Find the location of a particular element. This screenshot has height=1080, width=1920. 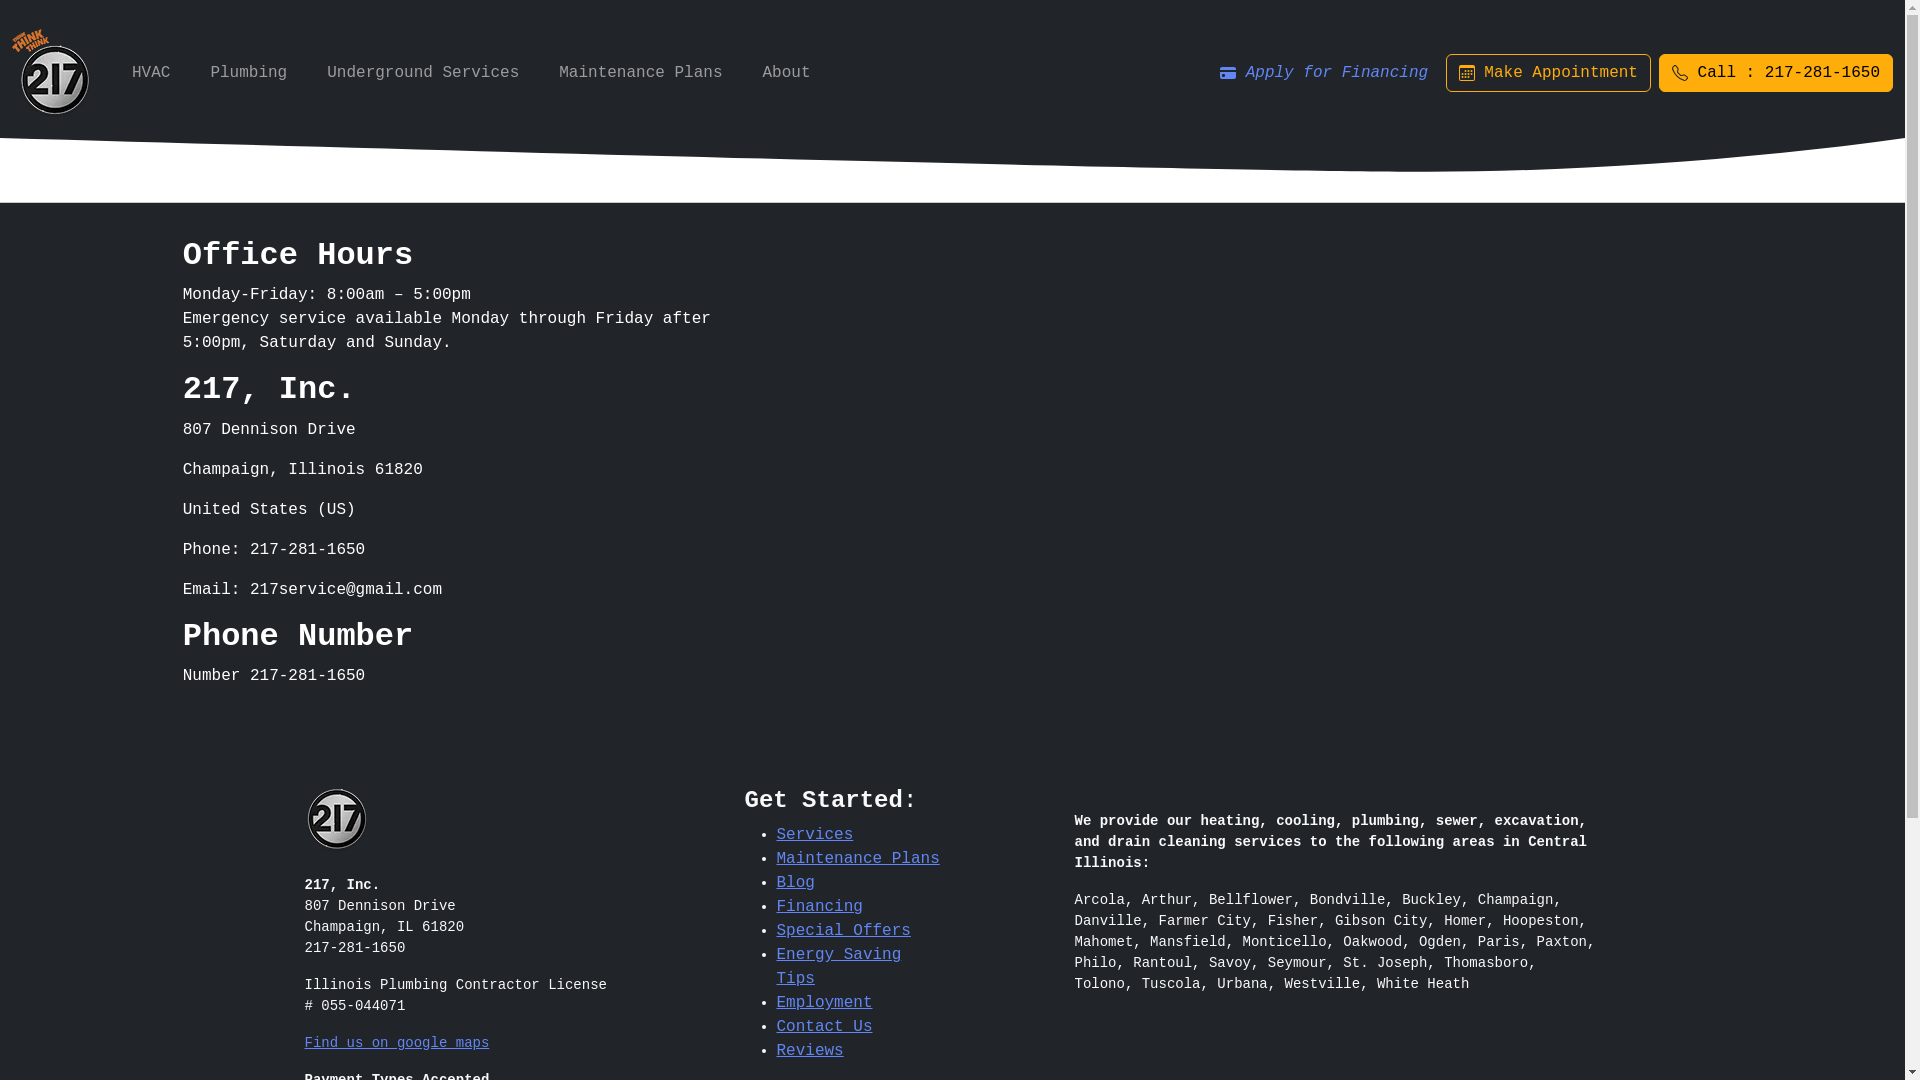

'Blog' is located at coordinates (794, 882).